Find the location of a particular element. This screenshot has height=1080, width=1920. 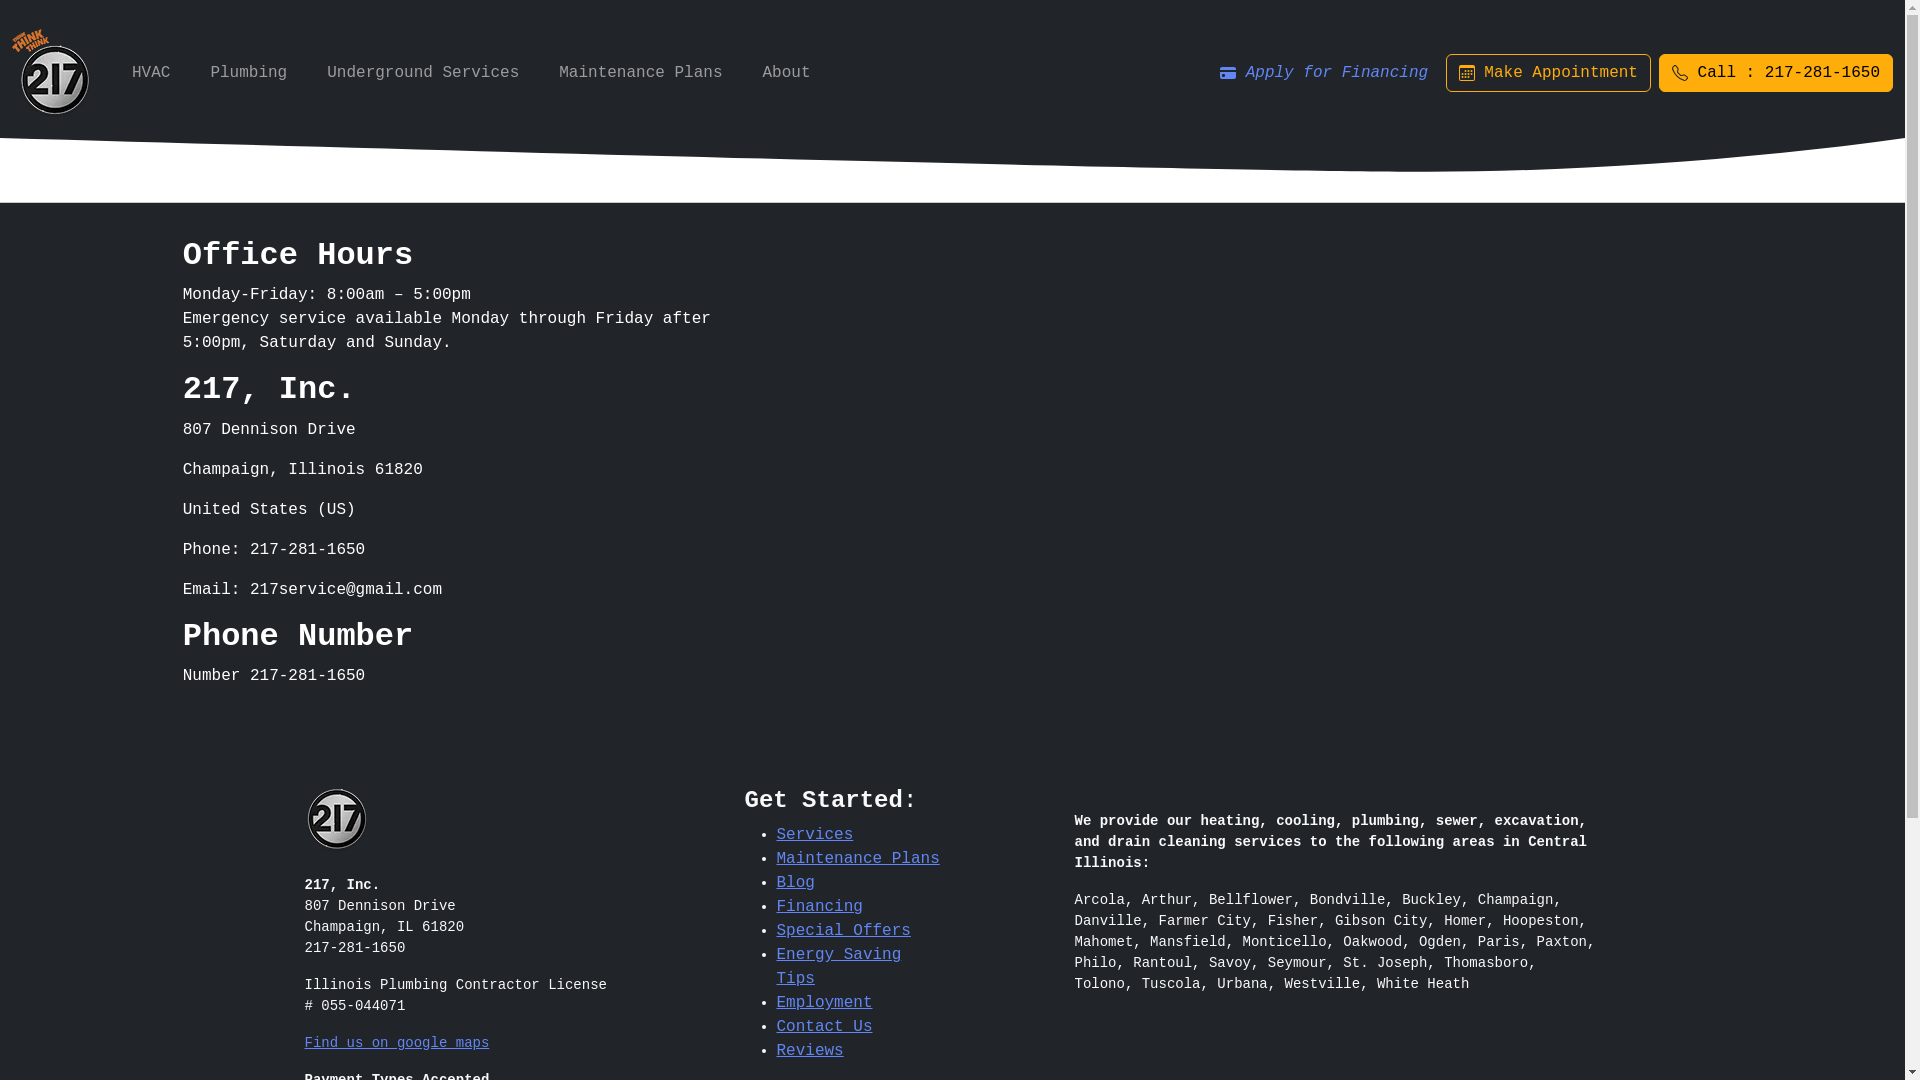

'Blog' is located at coordinates (794, 882).